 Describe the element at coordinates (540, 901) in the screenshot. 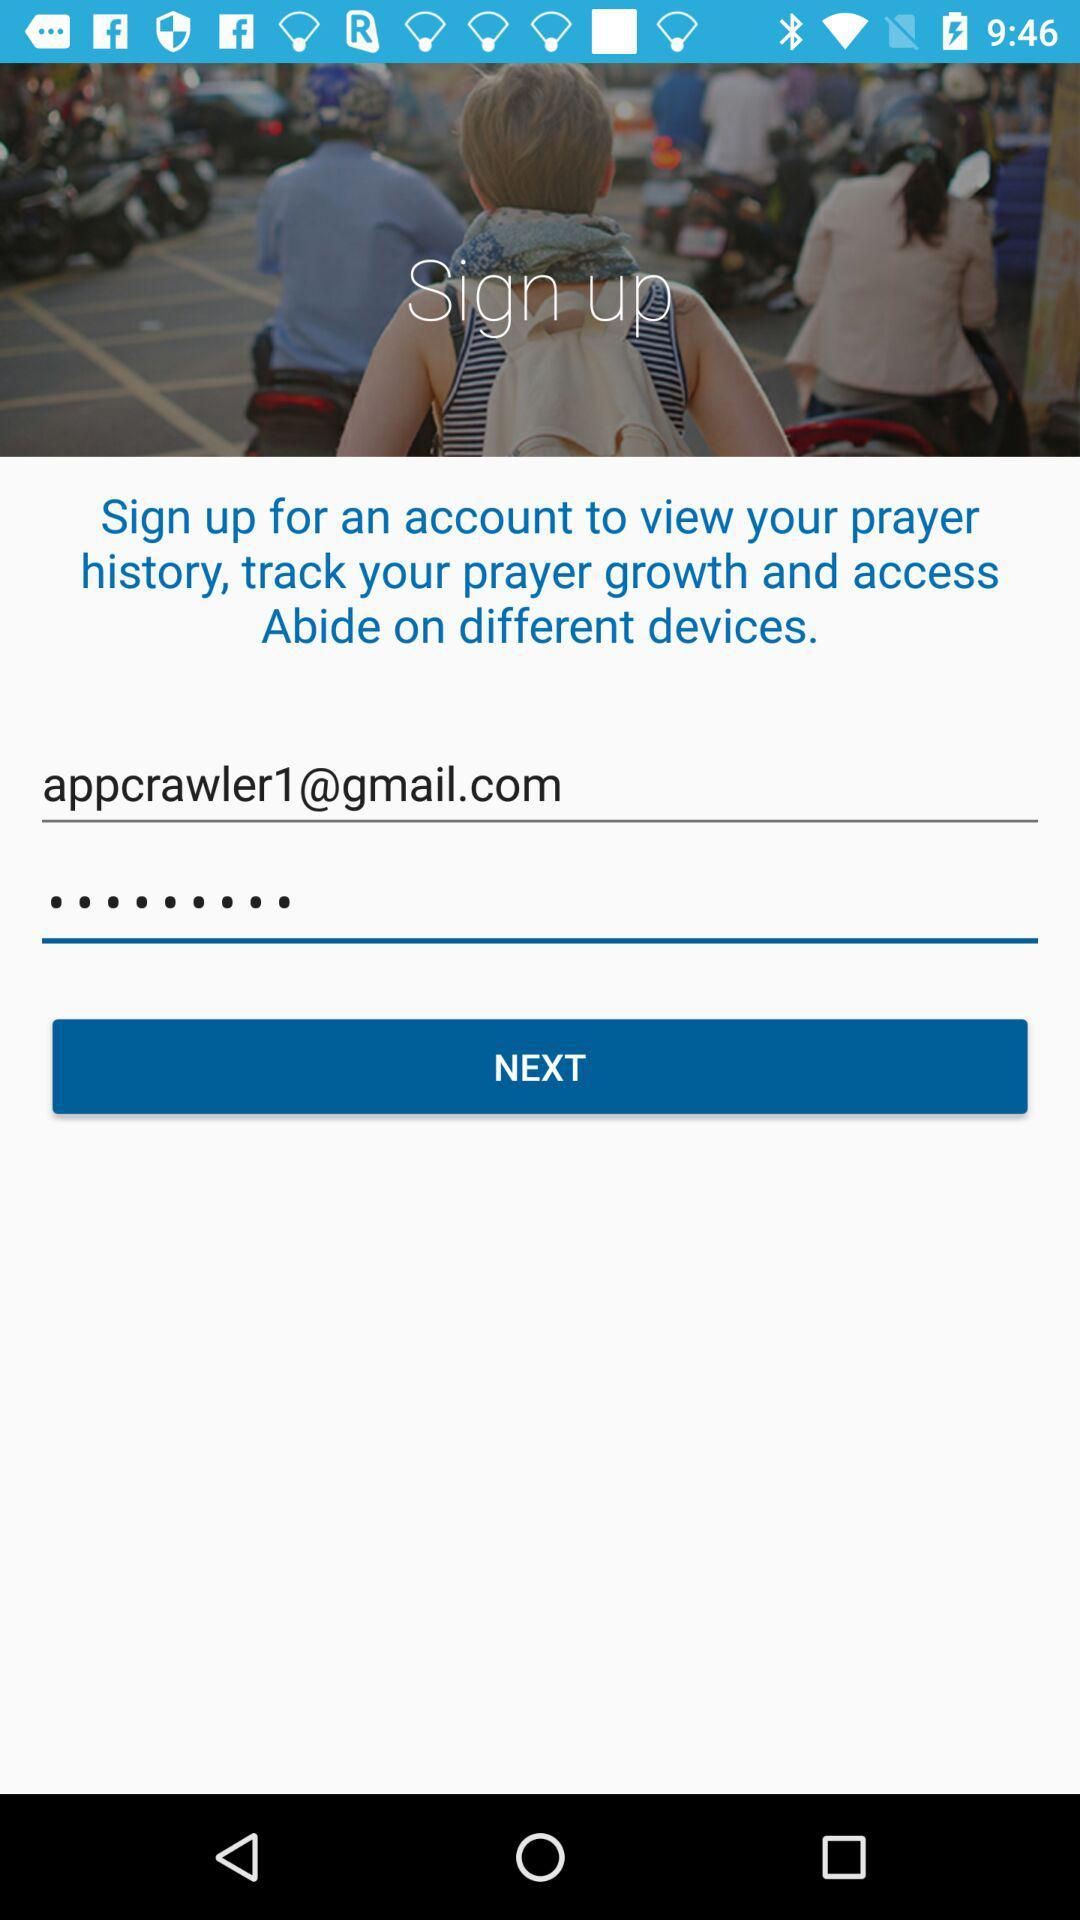

I see `icon below the appcrawler1@gmail.com icon` at that location.